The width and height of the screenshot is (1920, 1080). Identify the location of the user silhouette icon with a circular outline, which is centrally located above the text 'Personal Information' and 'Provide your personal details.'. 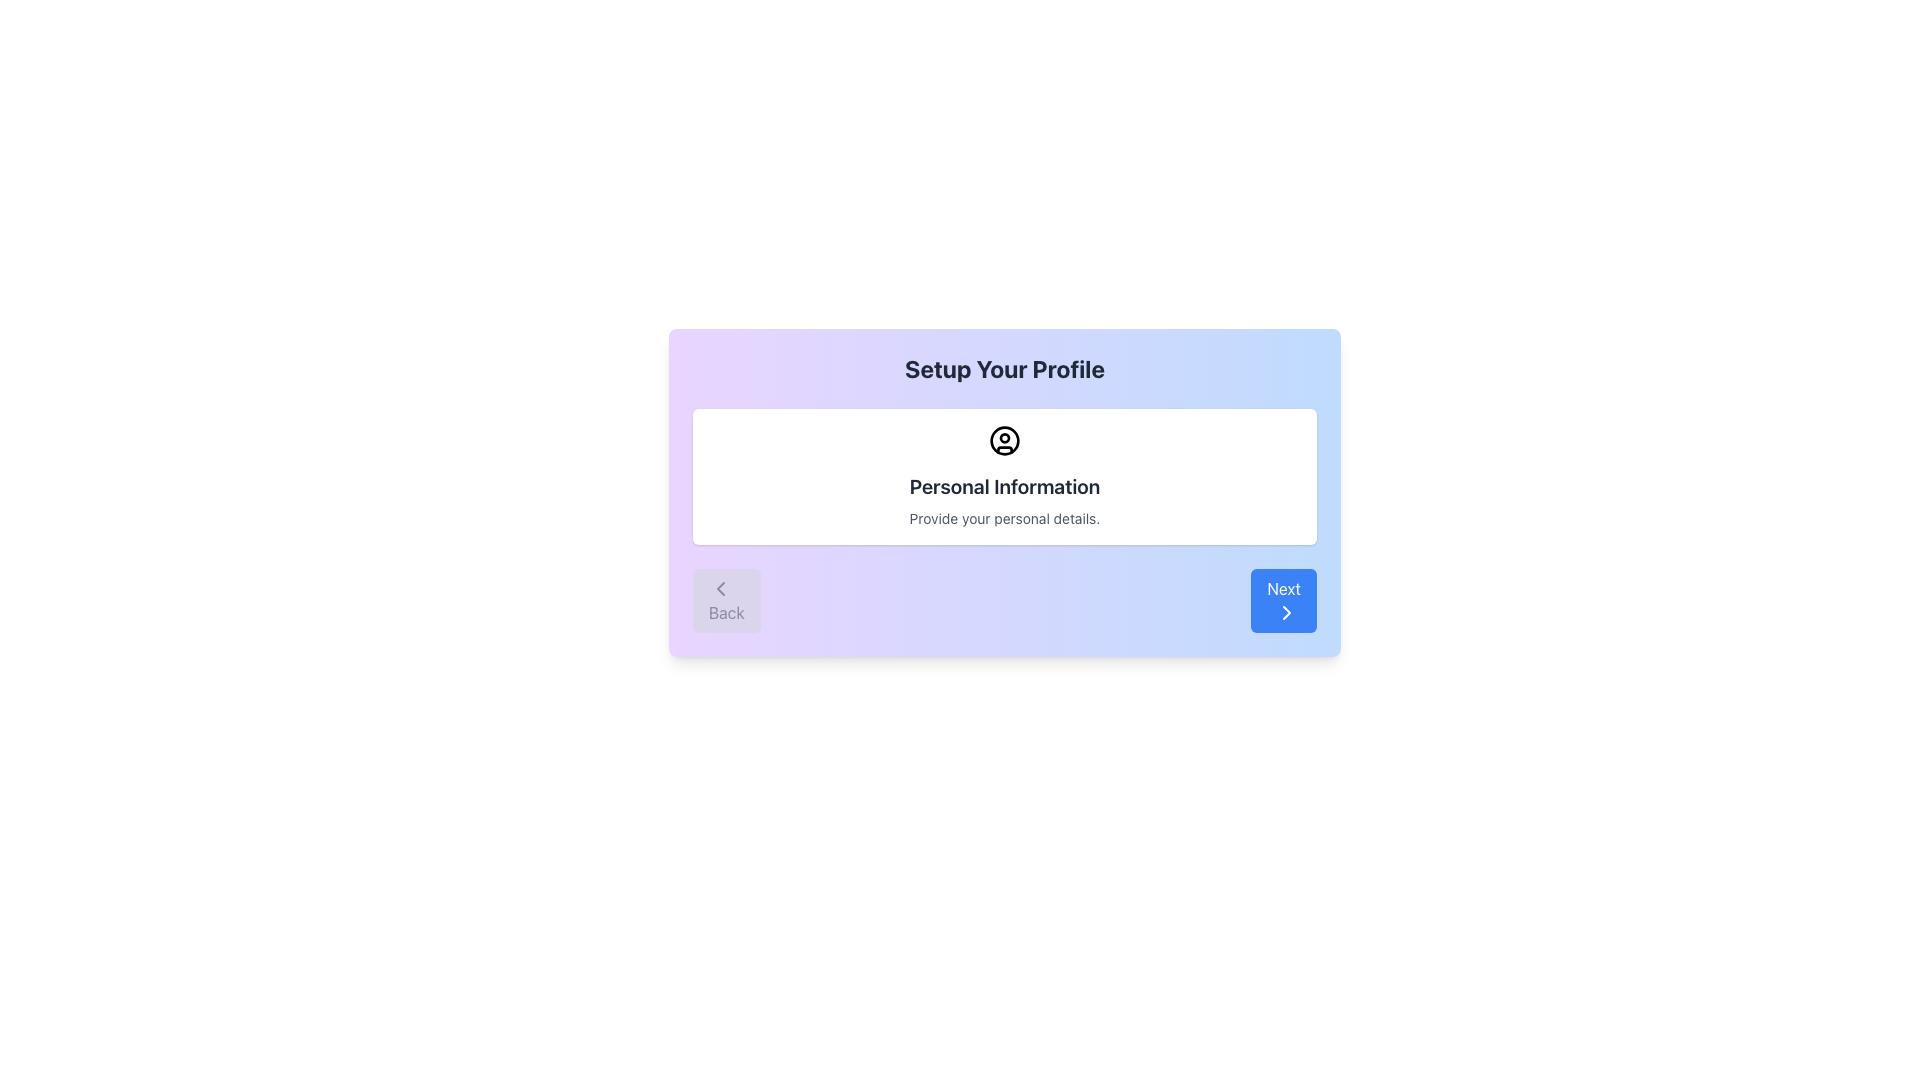
(1004, 439).